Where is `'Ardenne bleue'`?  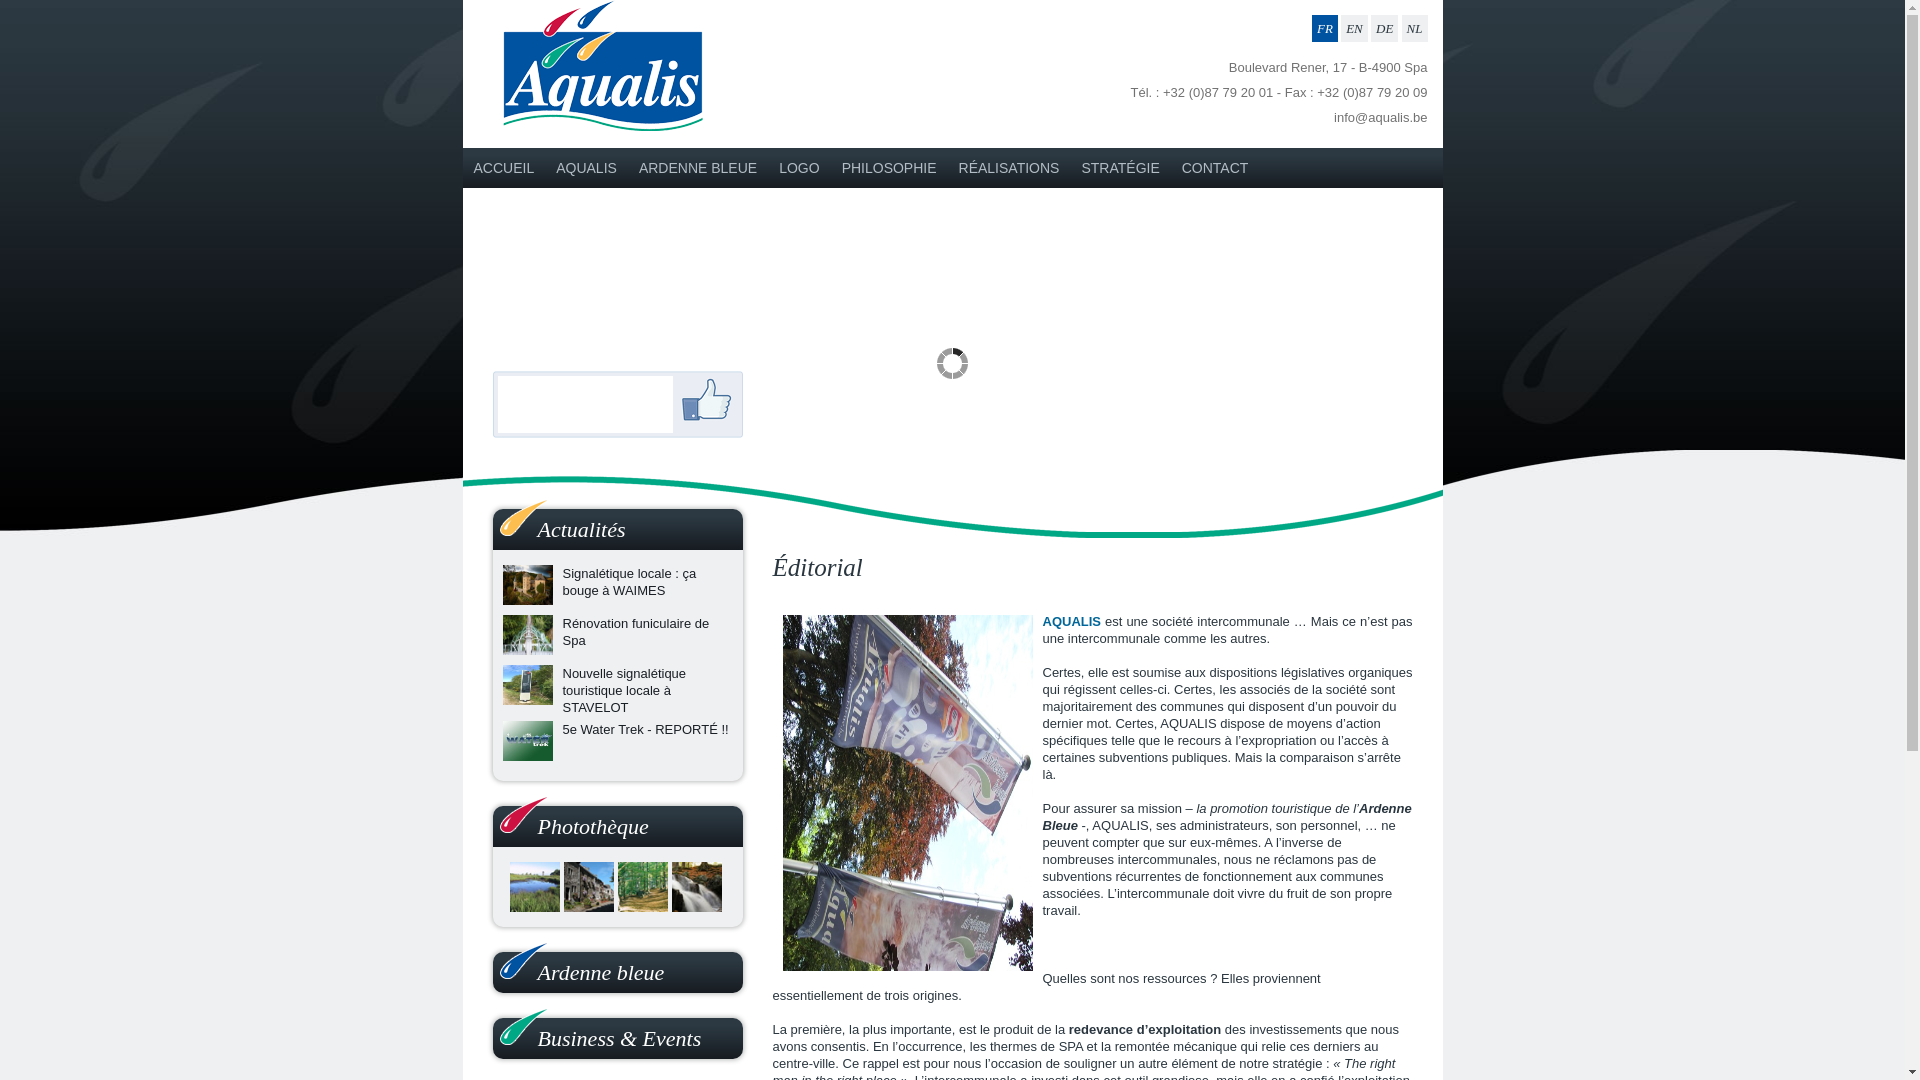
'Ardenne bleue' is located at coordinates (600, 971).